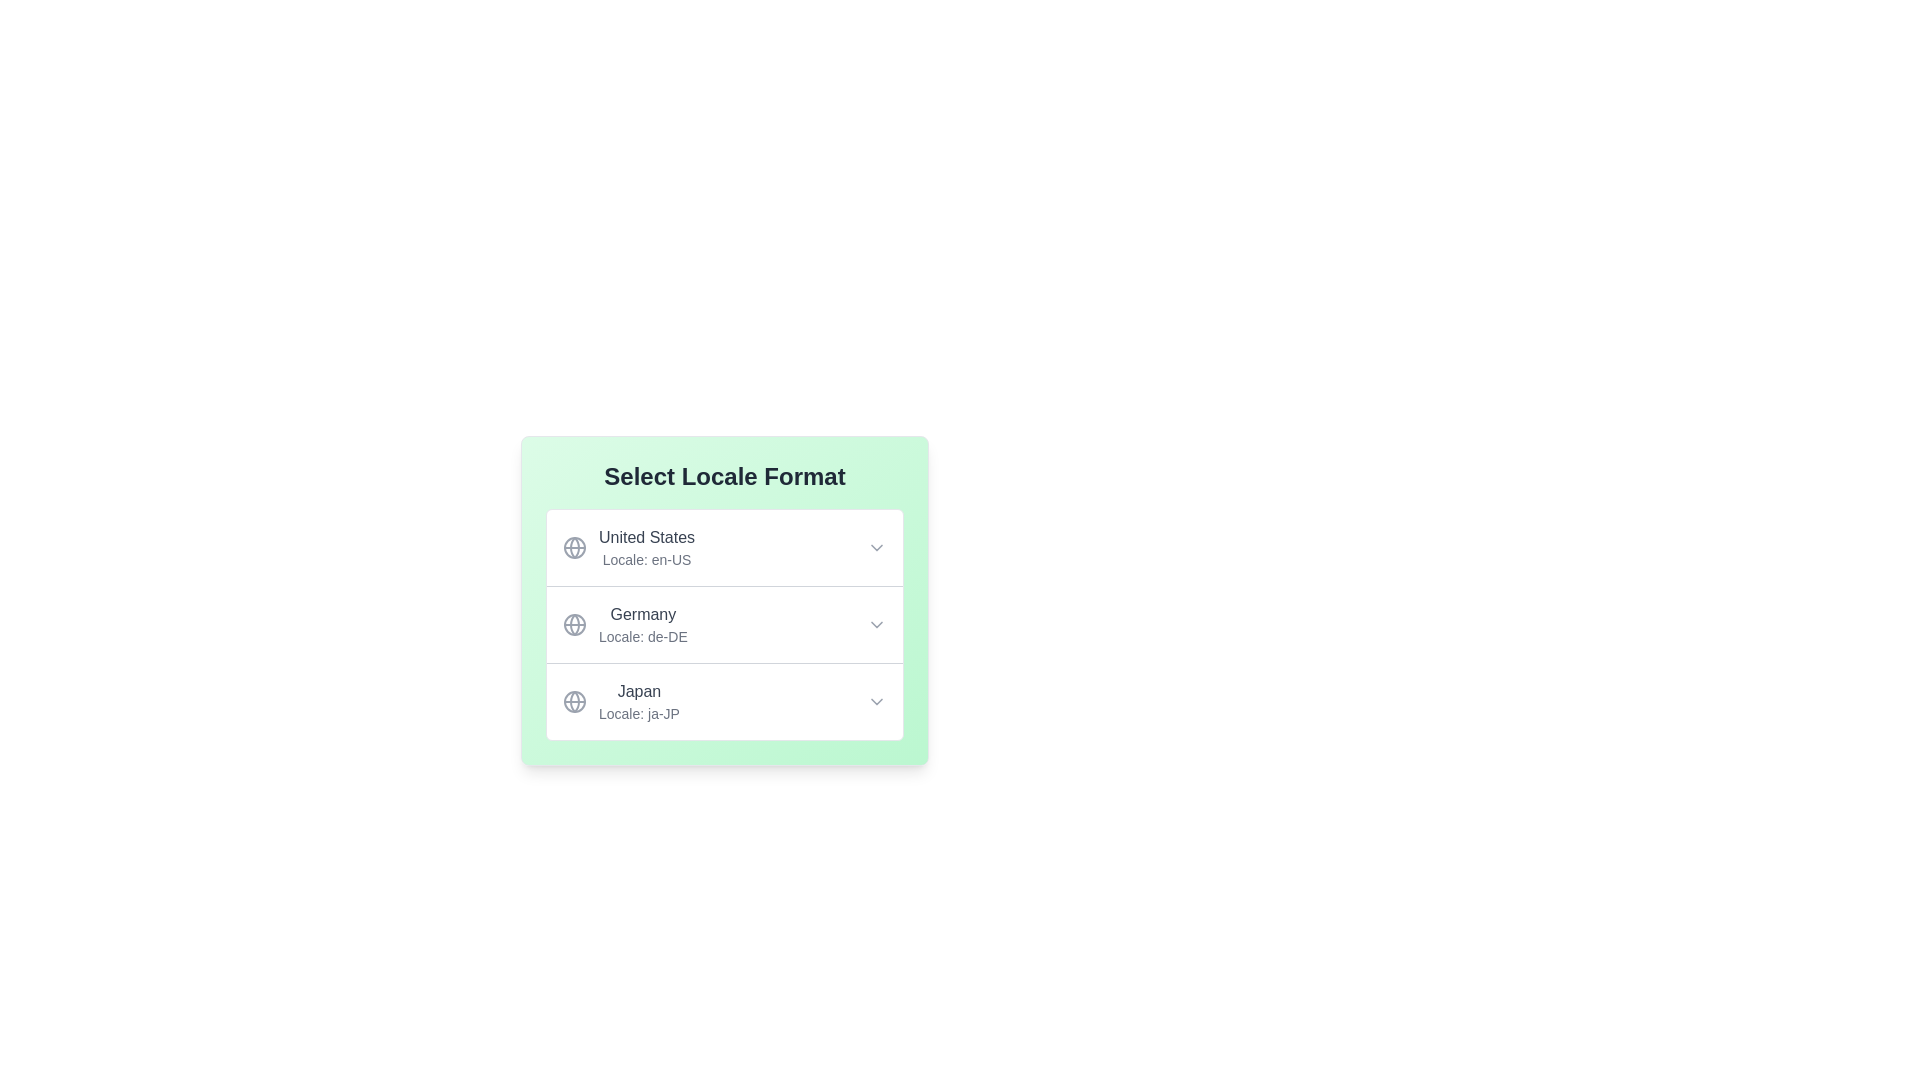 The height and width of the screenshot is (1080, 1920). Describe the element at coordinates (647, 547) in the screenshot. I see `the Text Label indicating the locale setting for 'United States' with locale code 'en-US', located at the top of the list under 'Select Locale Format'` at that location.